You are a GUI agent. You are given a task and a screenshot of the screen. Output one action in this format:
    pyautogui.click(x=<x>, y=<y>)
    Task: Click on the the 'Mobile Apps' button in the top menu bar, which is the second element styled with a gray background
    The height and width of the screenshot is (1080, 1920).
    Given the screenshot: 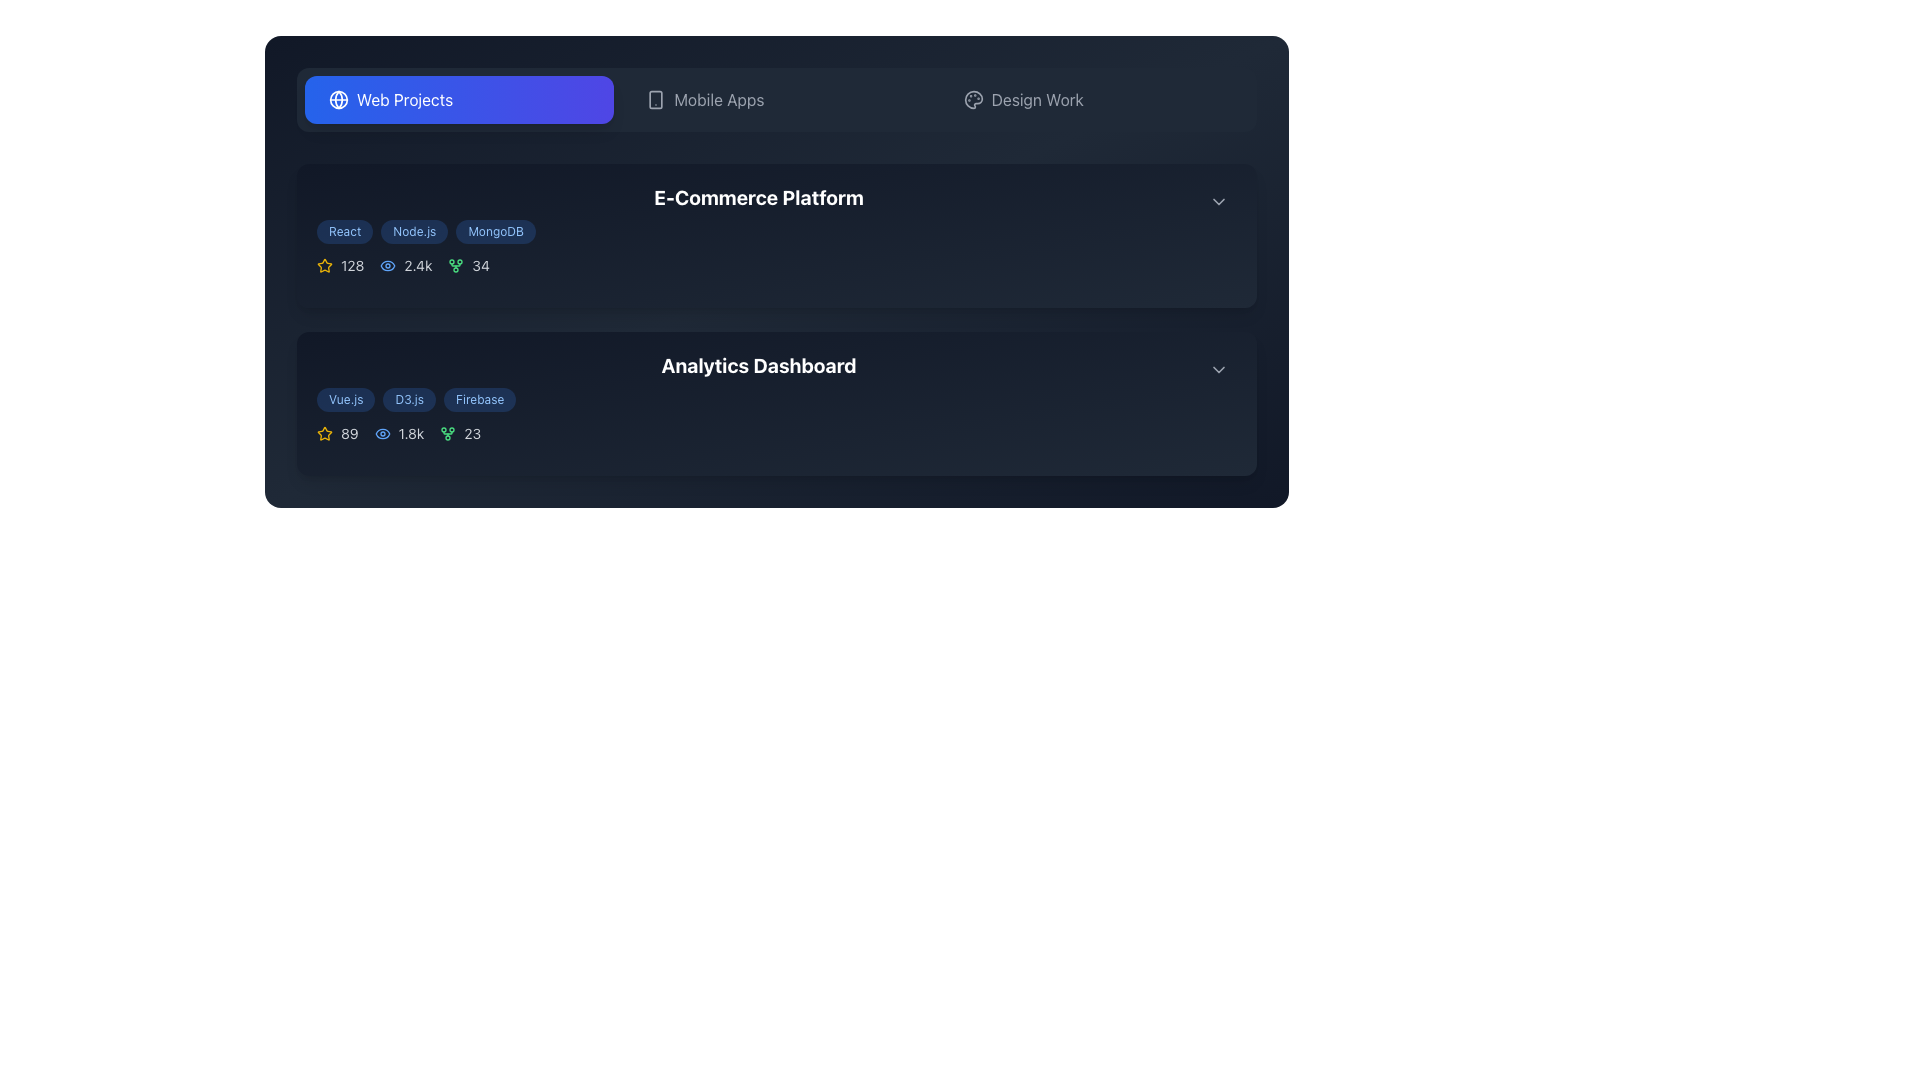 What is the action you would take?
    pyautogui.click(x=776, y=100)
    